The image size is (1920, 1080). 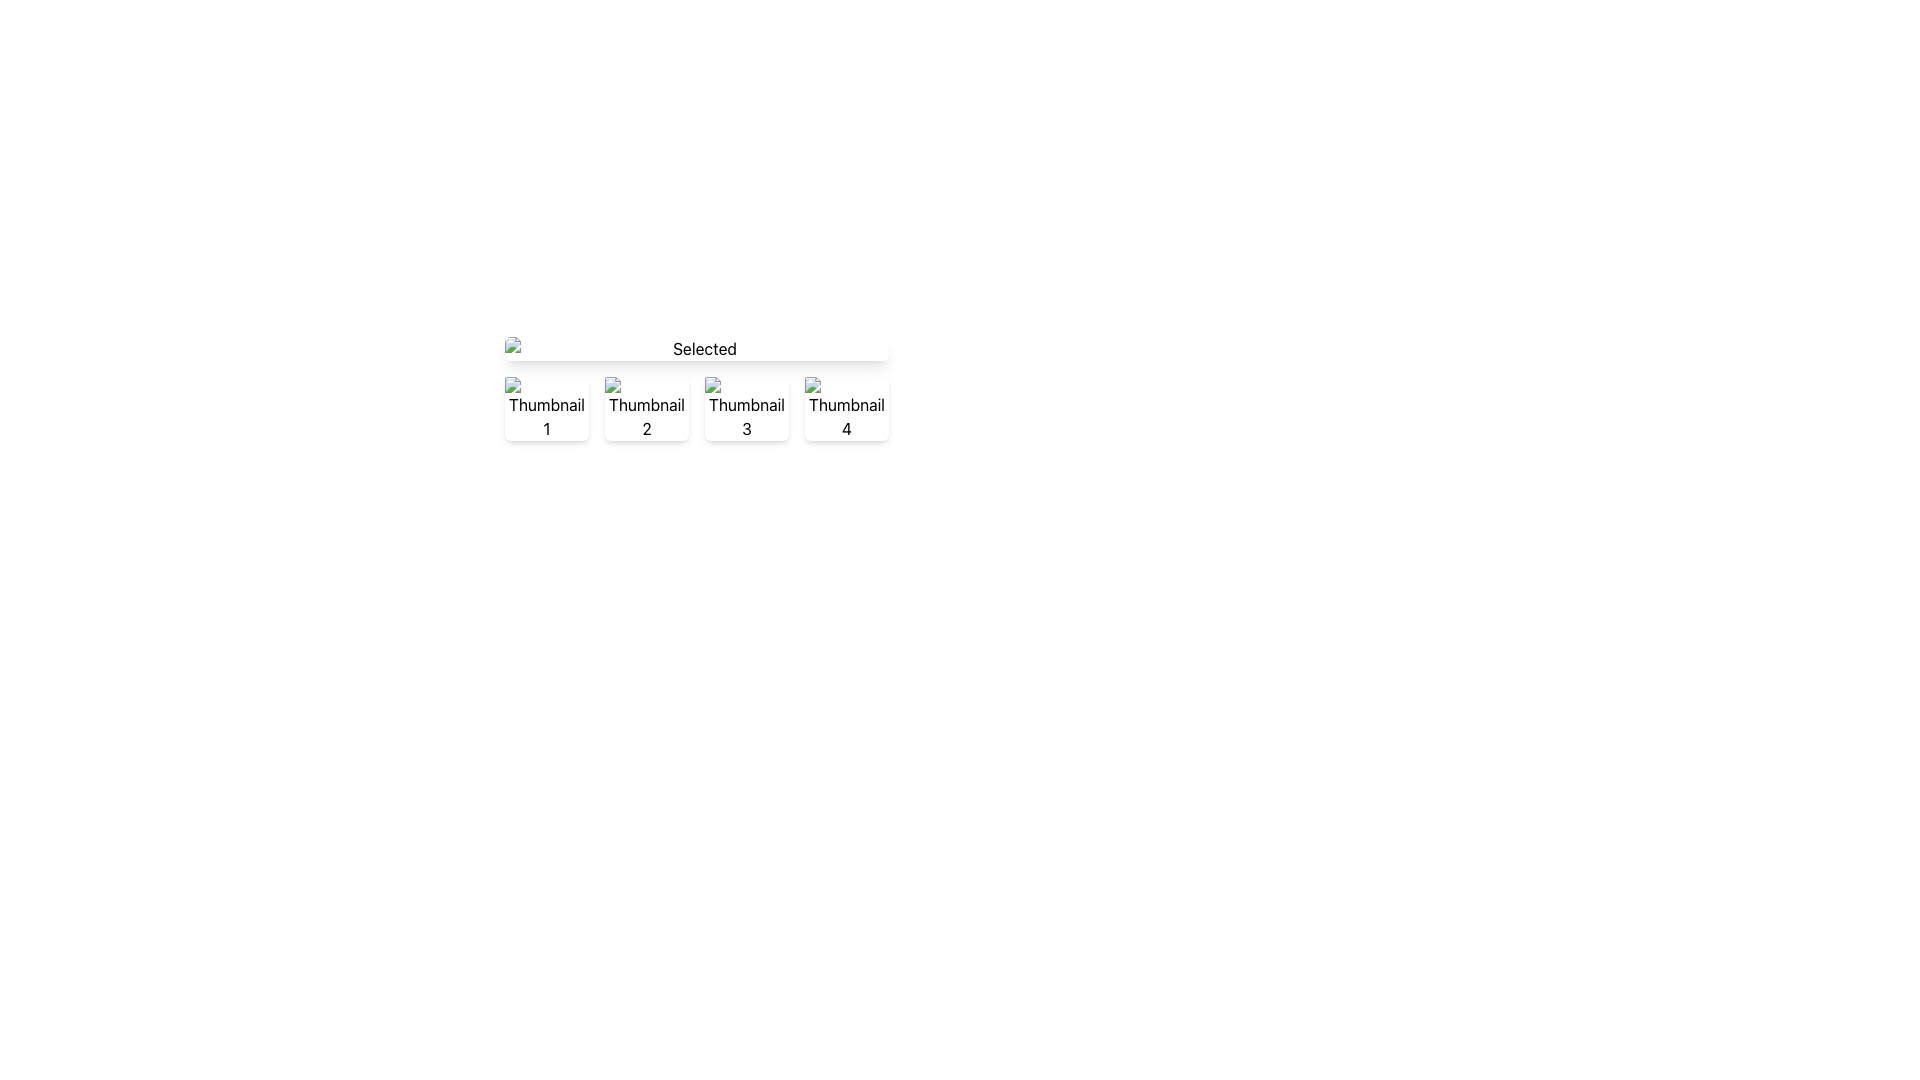 What do you see at coordinates (846, 407) in the screenshot?
I see `the fourth thumbnail button` at bounding box center [846, 407].